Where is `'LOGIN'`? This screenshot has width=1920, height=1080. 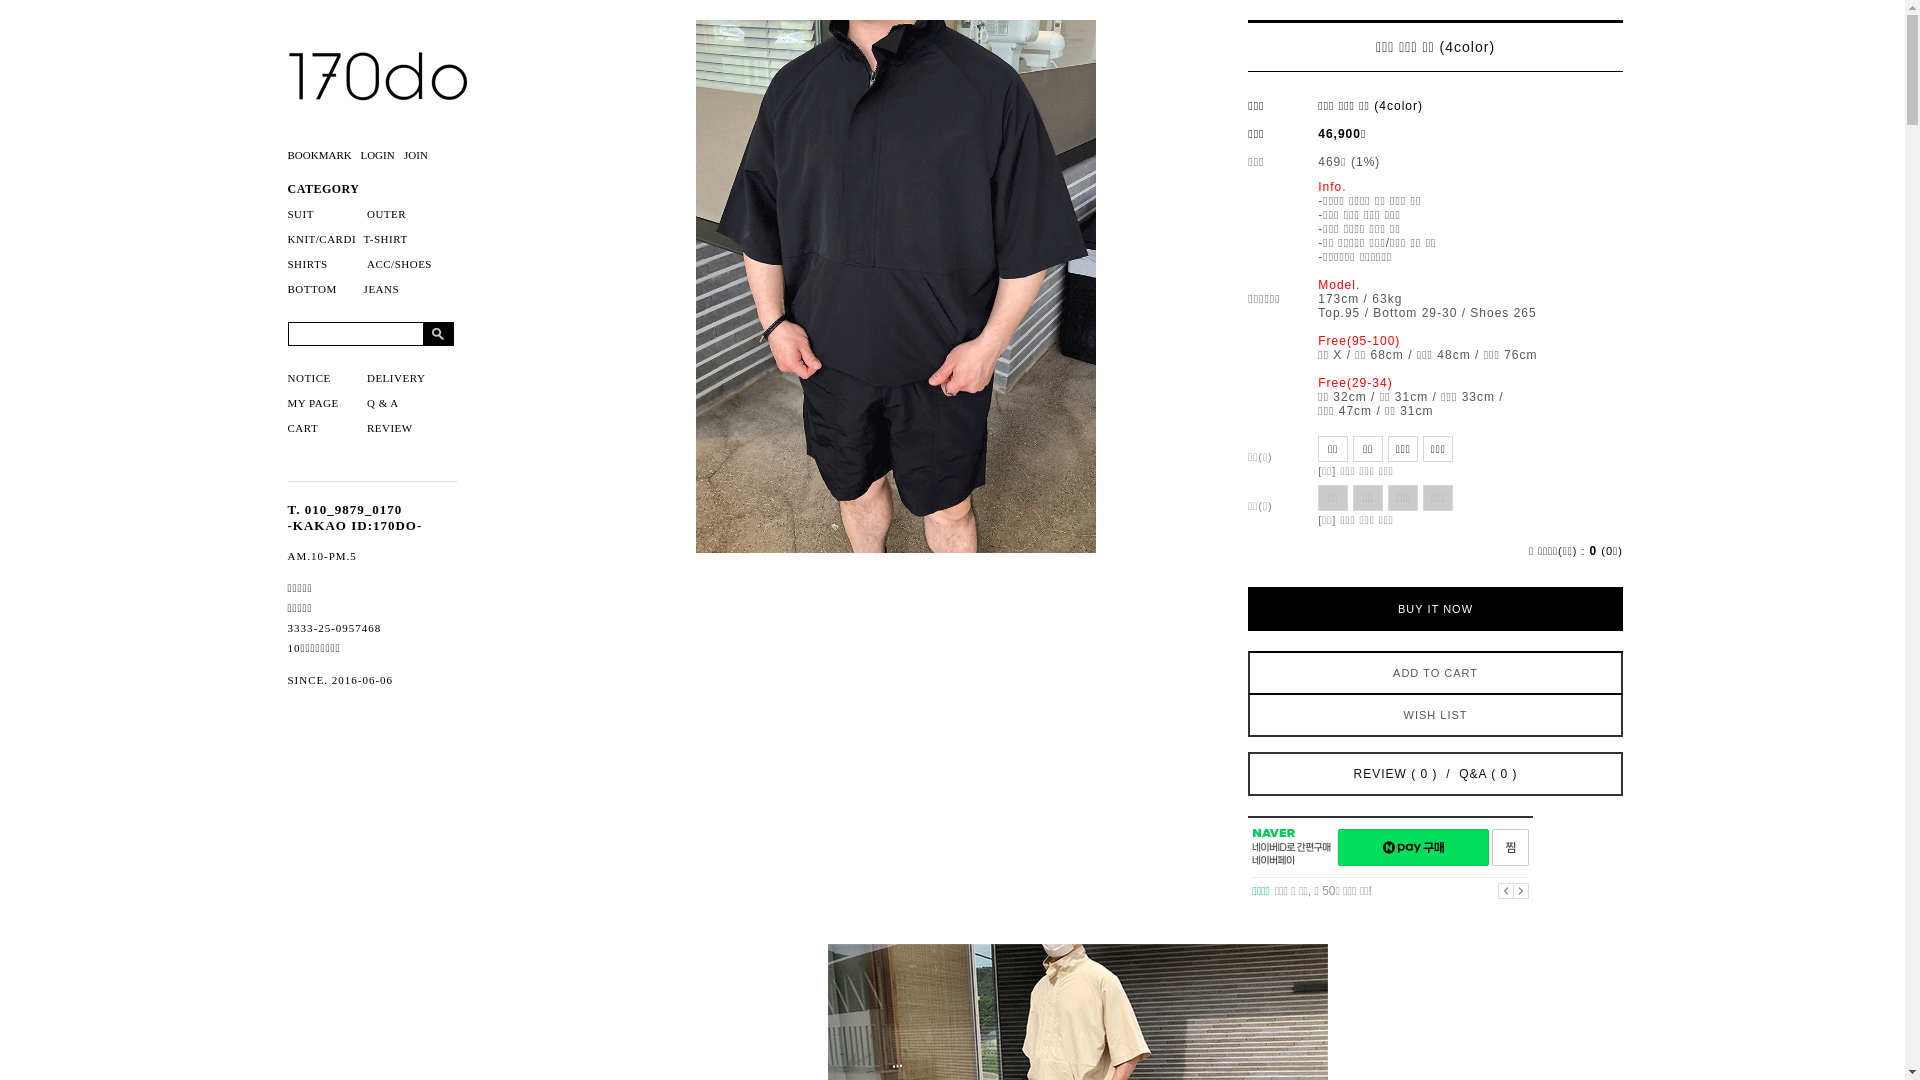 'LOGIN' is located at coordinates (379, 153).